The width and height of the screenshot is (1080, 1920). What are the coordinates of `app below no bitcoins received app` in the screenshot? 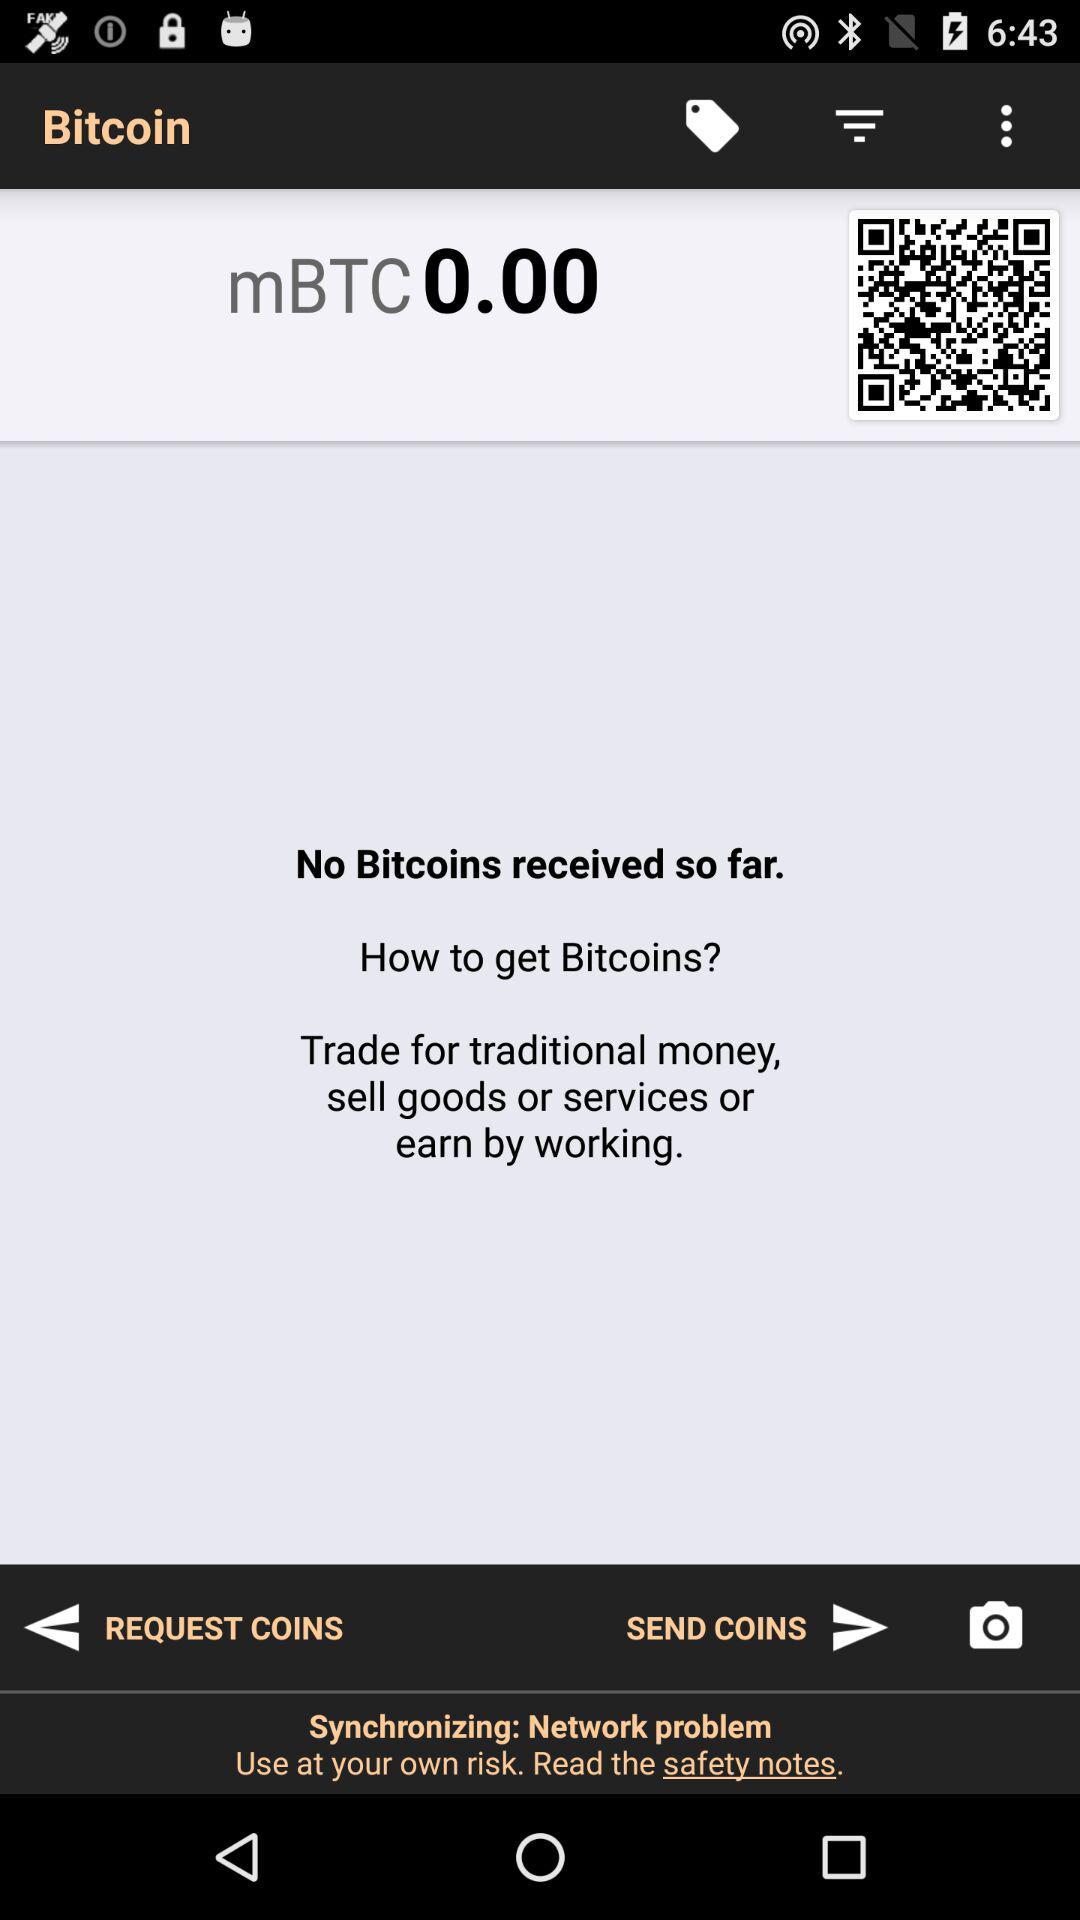 It's located at (995, 1627).